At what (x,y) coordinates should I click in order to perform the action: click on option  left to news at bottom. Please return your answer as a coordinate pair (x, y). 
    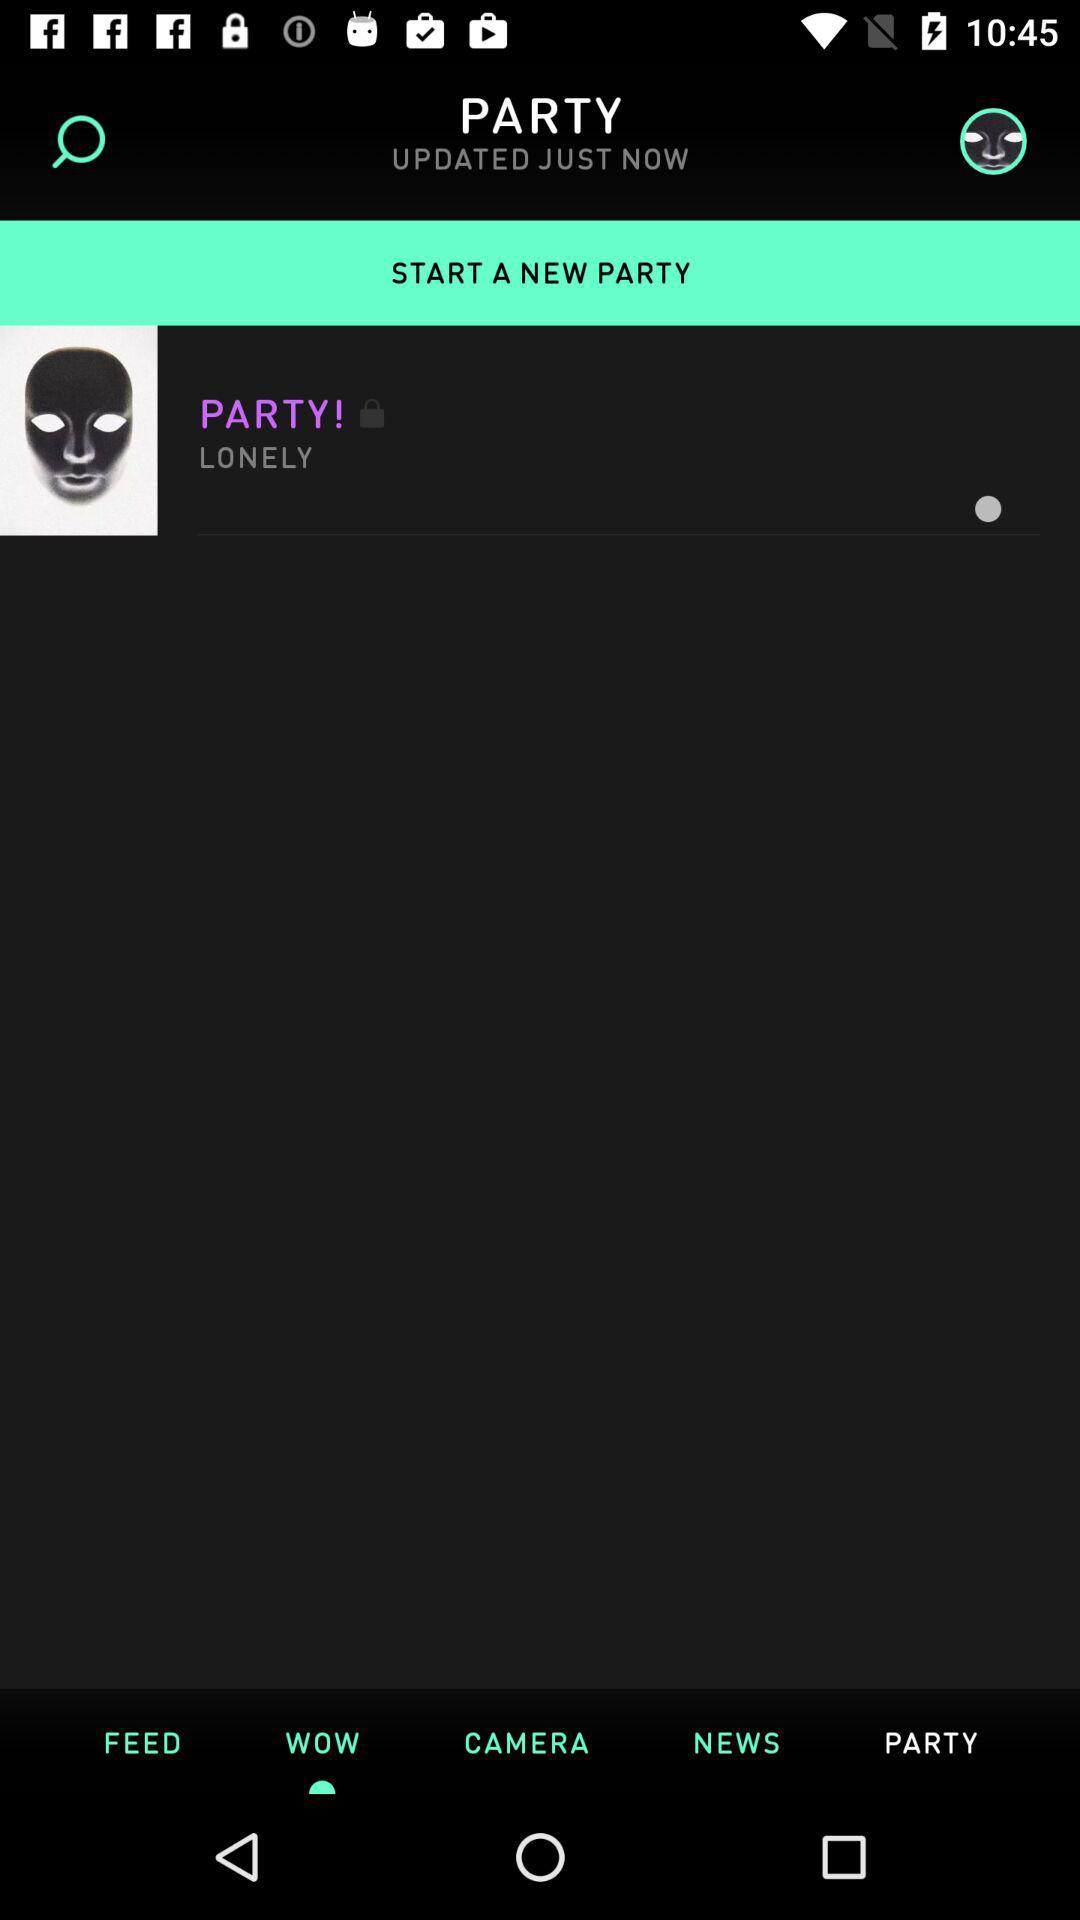
    Looking at the image, I should click on (525, 1740).